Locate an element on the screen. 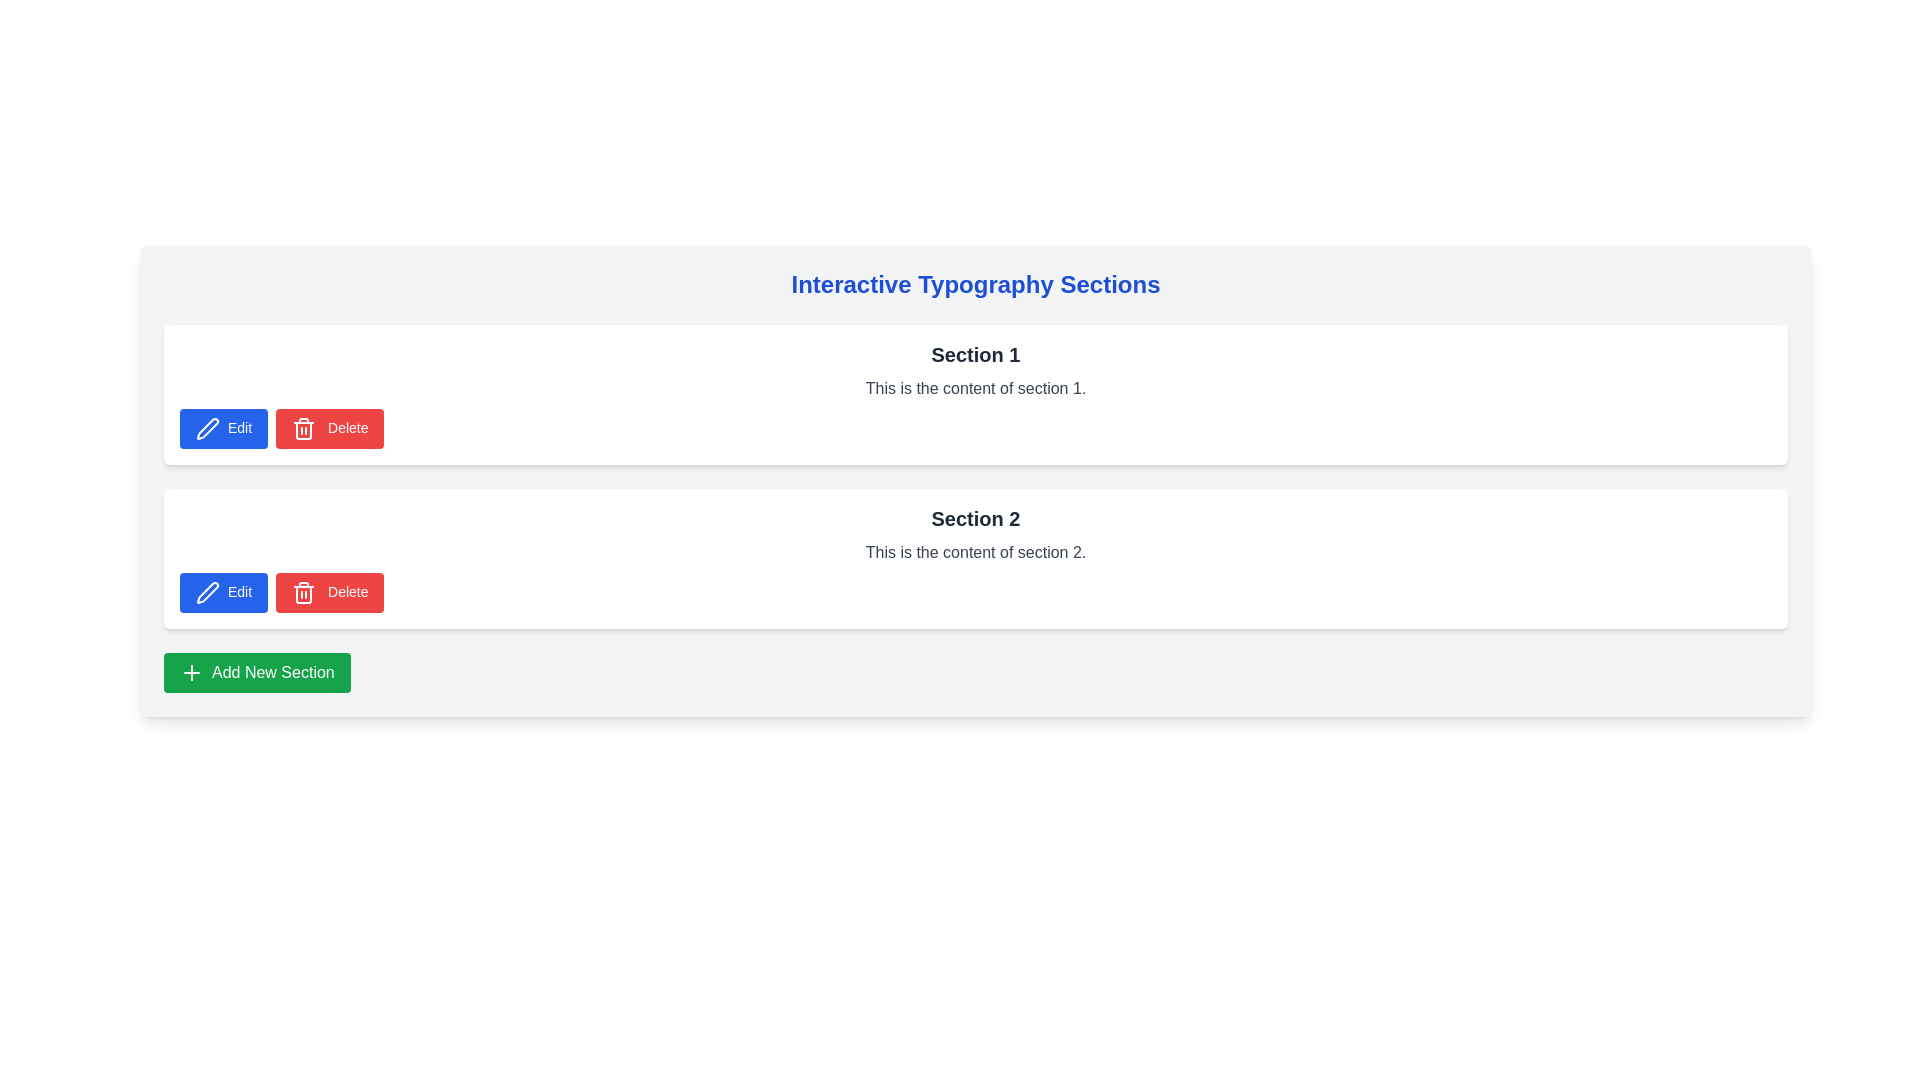 Image resolution: width=1920 pixels, height=1080 pixels. the decorative edit icon positioned to the left of the blue 'Edit' button in 'Section 2' is located at coordinates (207, 592).